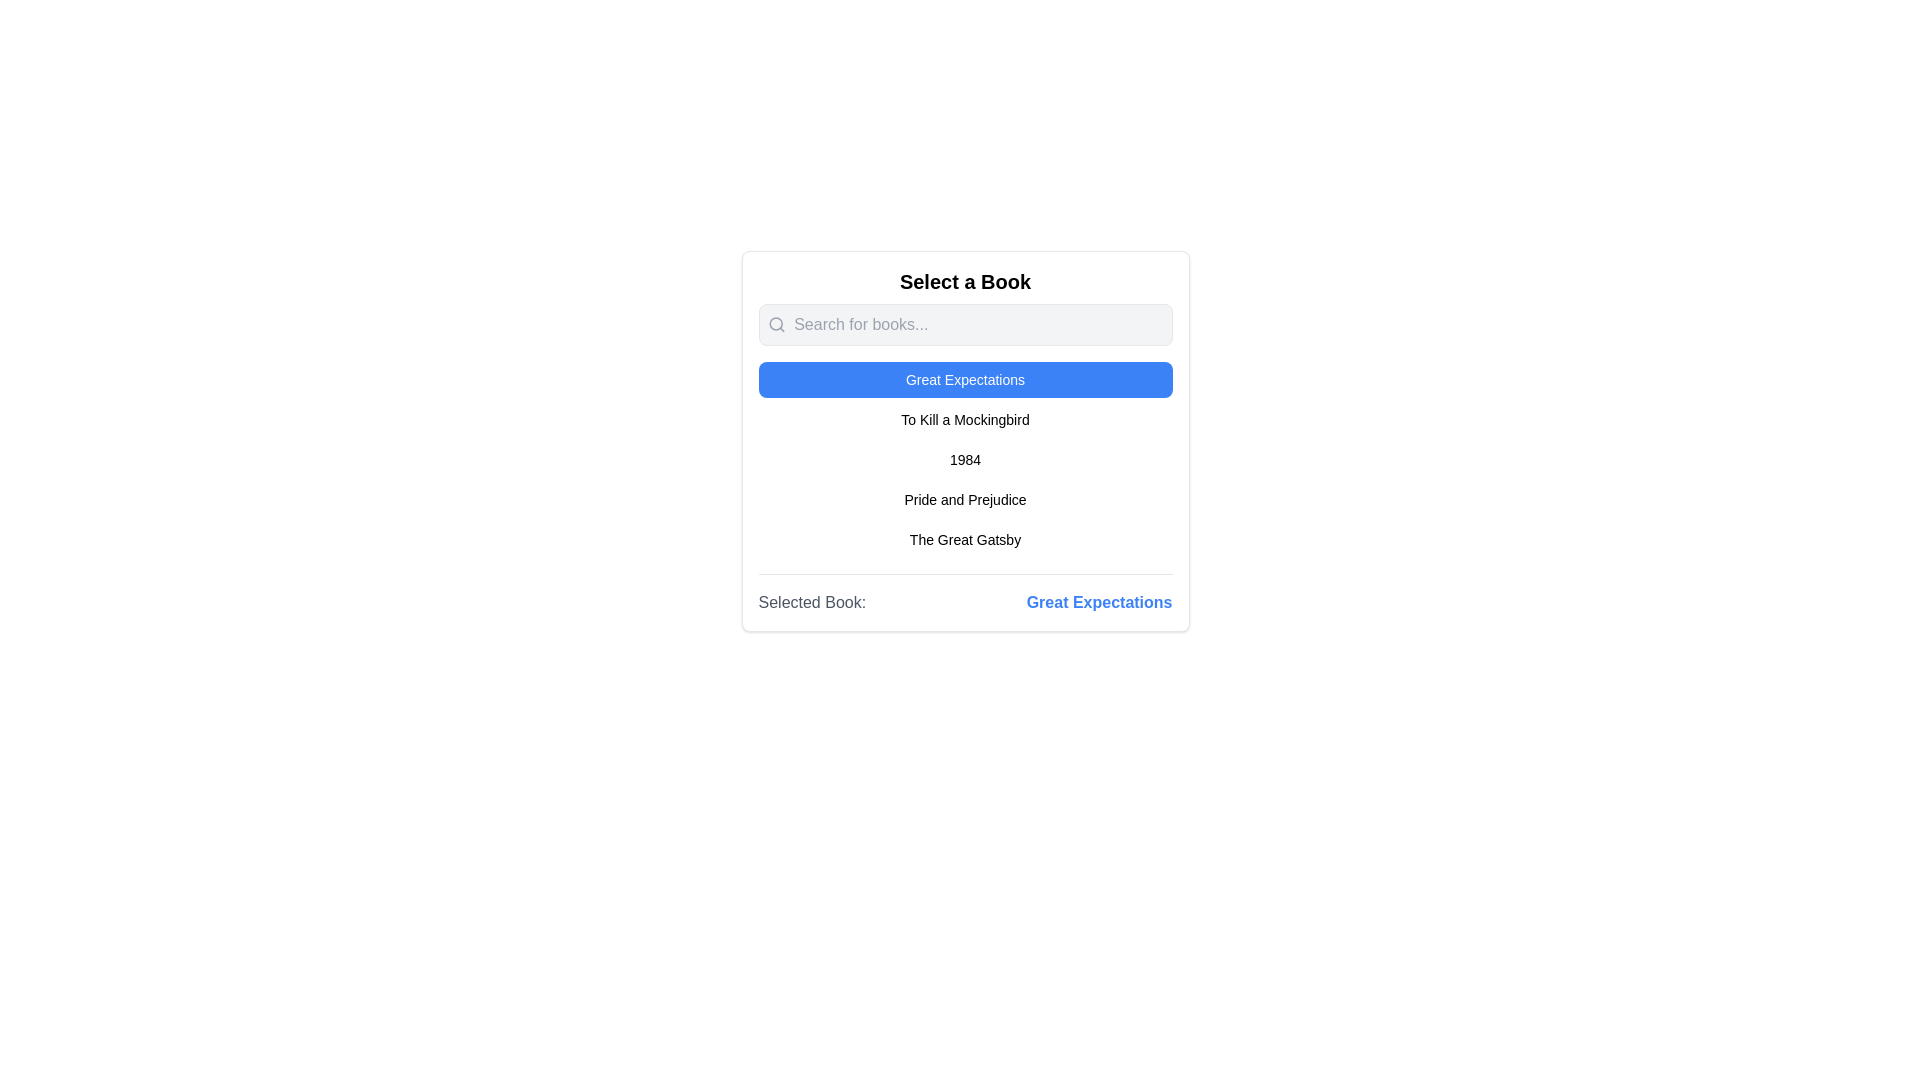 This screenshot has width=1920, height=1080. Describe the element at coordinates (965, 380) in the screenshot. I see `the button for the book titled 'Great Expectations'` at that location.